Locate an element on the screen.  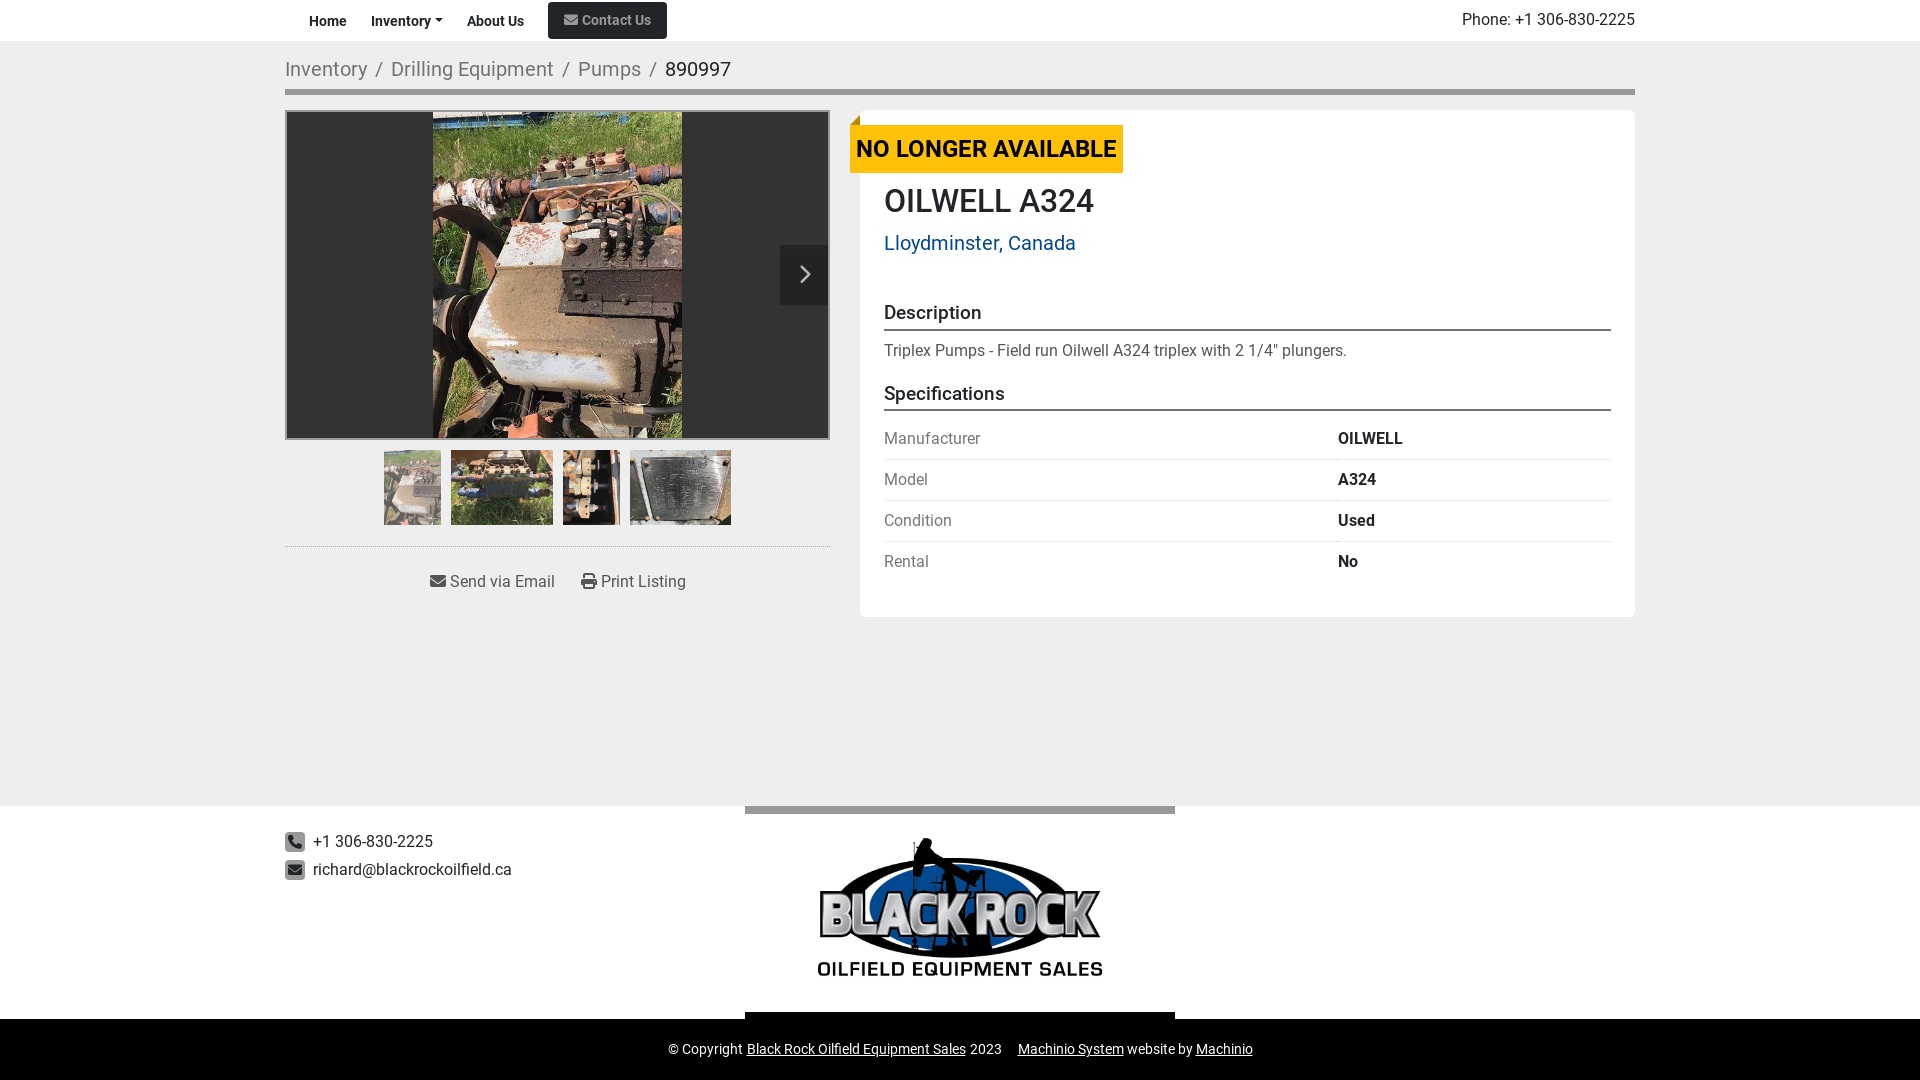
'About Us' is located at coordinates (495, 20).